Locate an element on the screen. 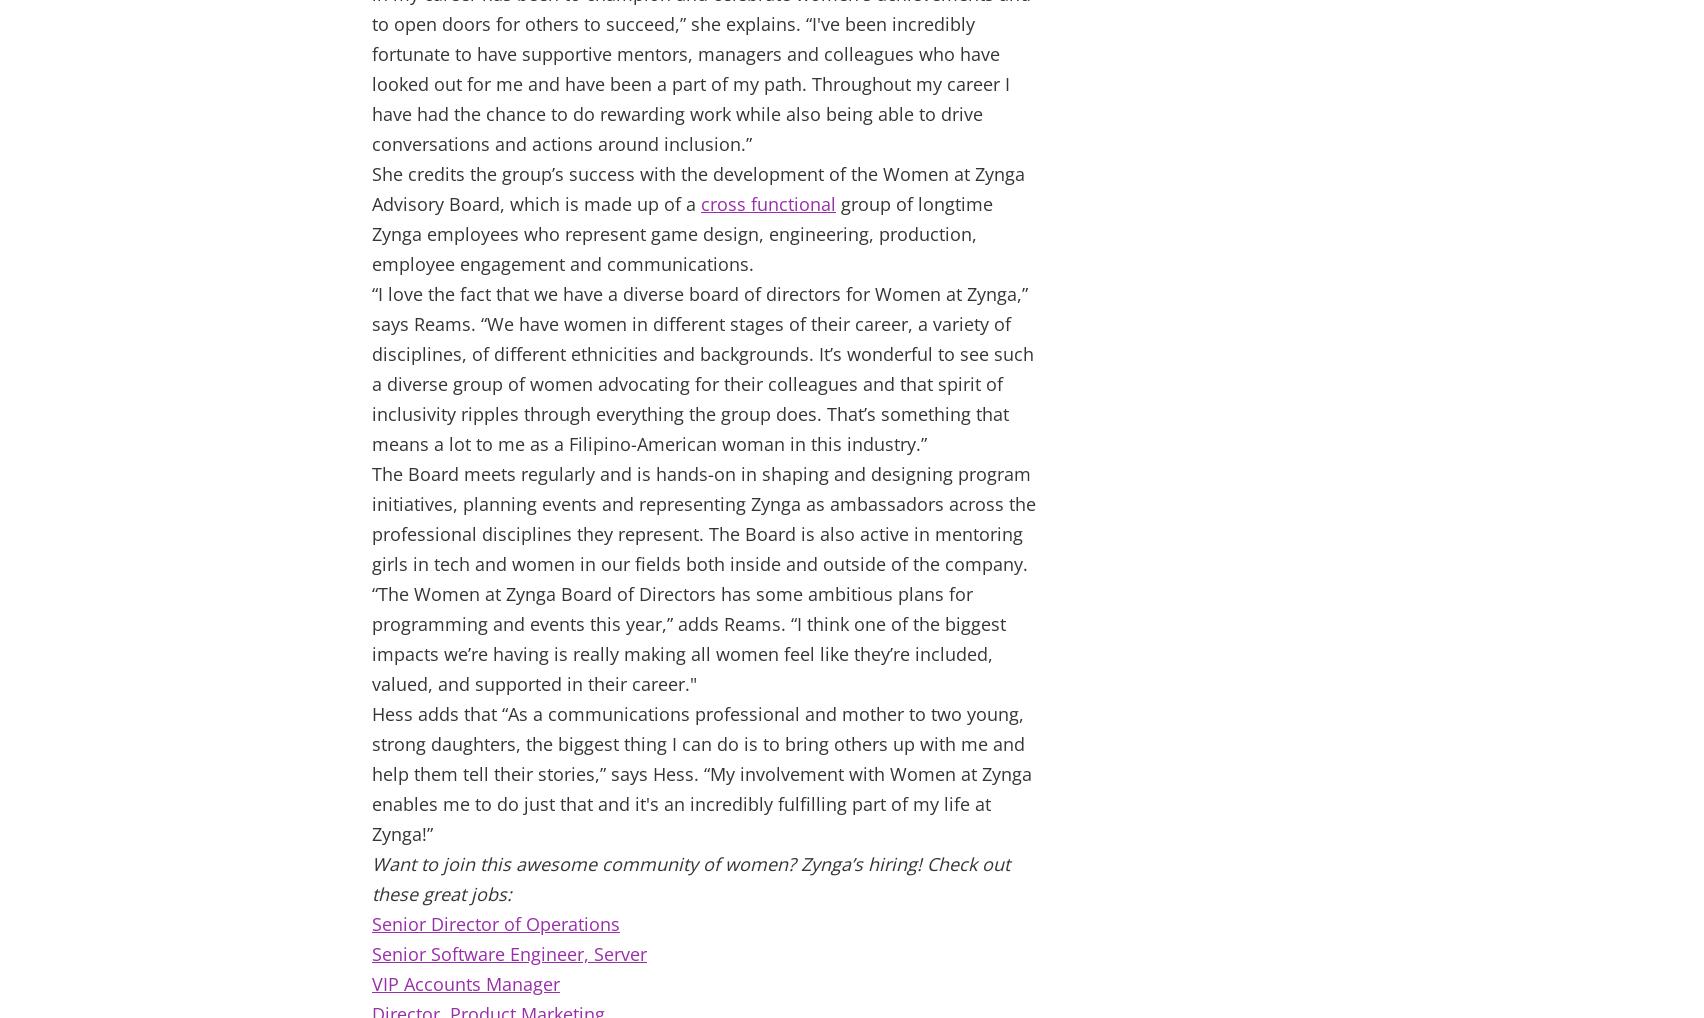 This screenshot has width=1704, height=1018. 'group of longtime Zynga employees who represent game design, engineering, production, employee engagement and communications.' is located at coordinates (681, 233).